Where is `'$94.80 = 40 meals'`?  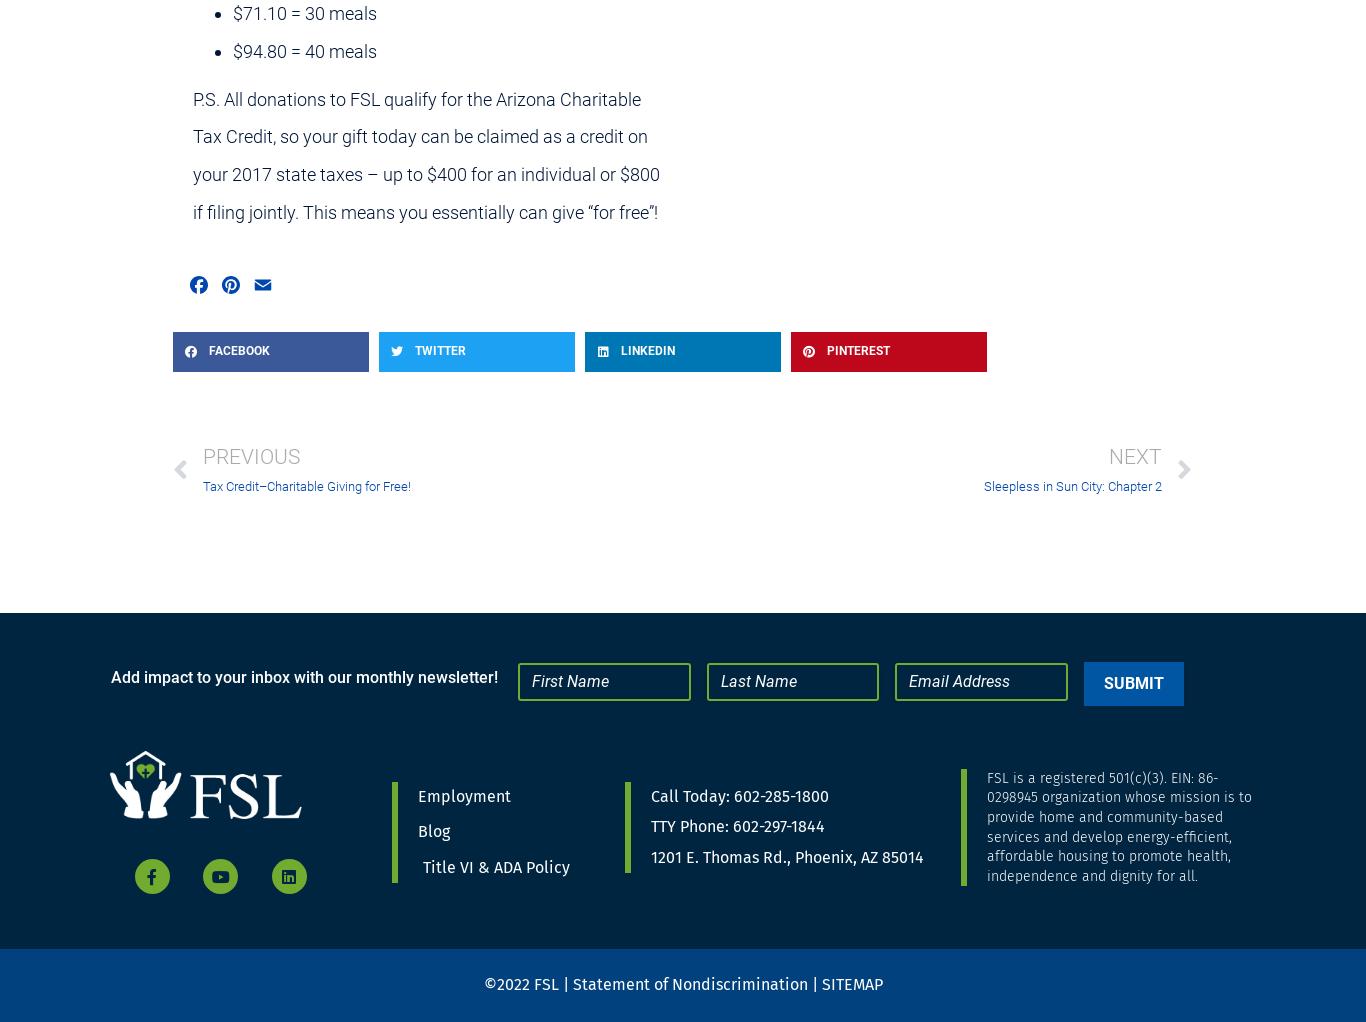 '$94.80 = 40 meals' is located at coordinates (233, 50).